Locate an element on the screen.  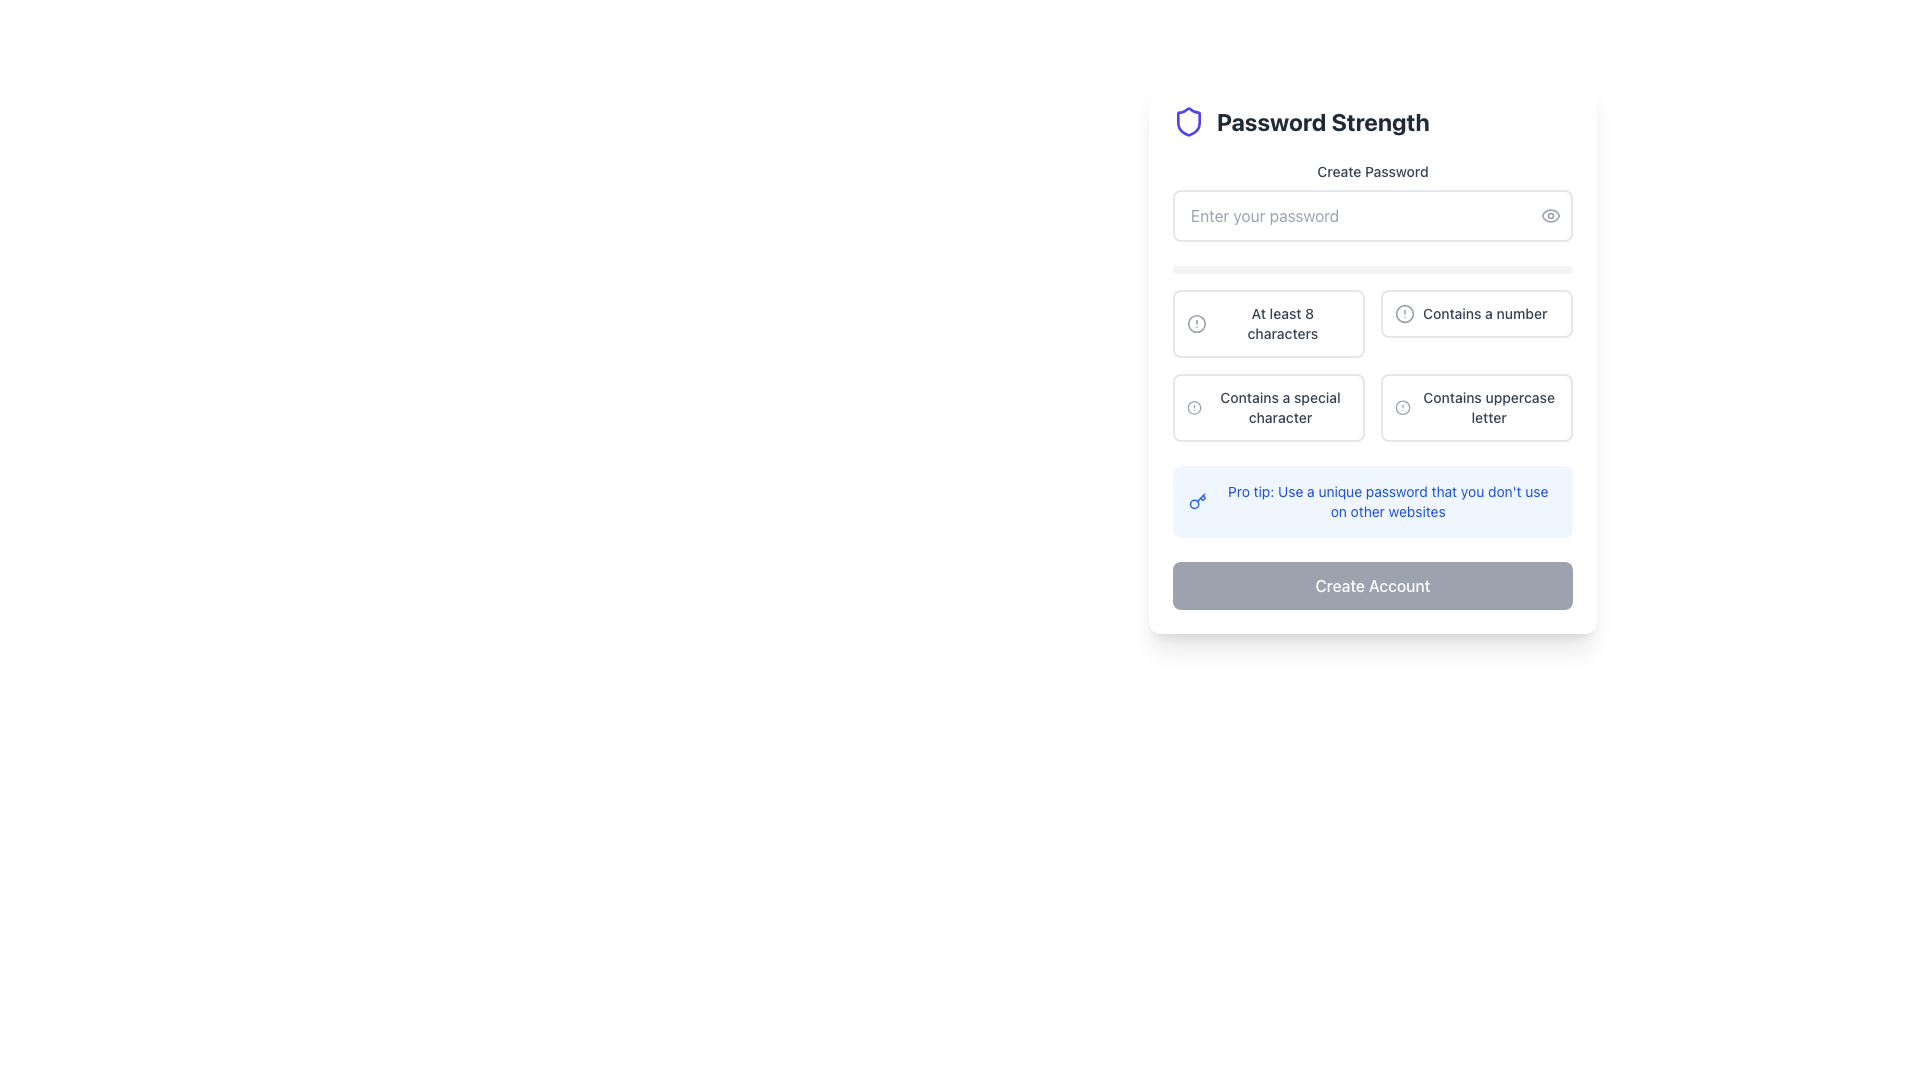
the checklist item label indicating that the password must include at least one numerical digit, which is positioned to the right of an icon in the UI is located at coordinates (1485, 313).